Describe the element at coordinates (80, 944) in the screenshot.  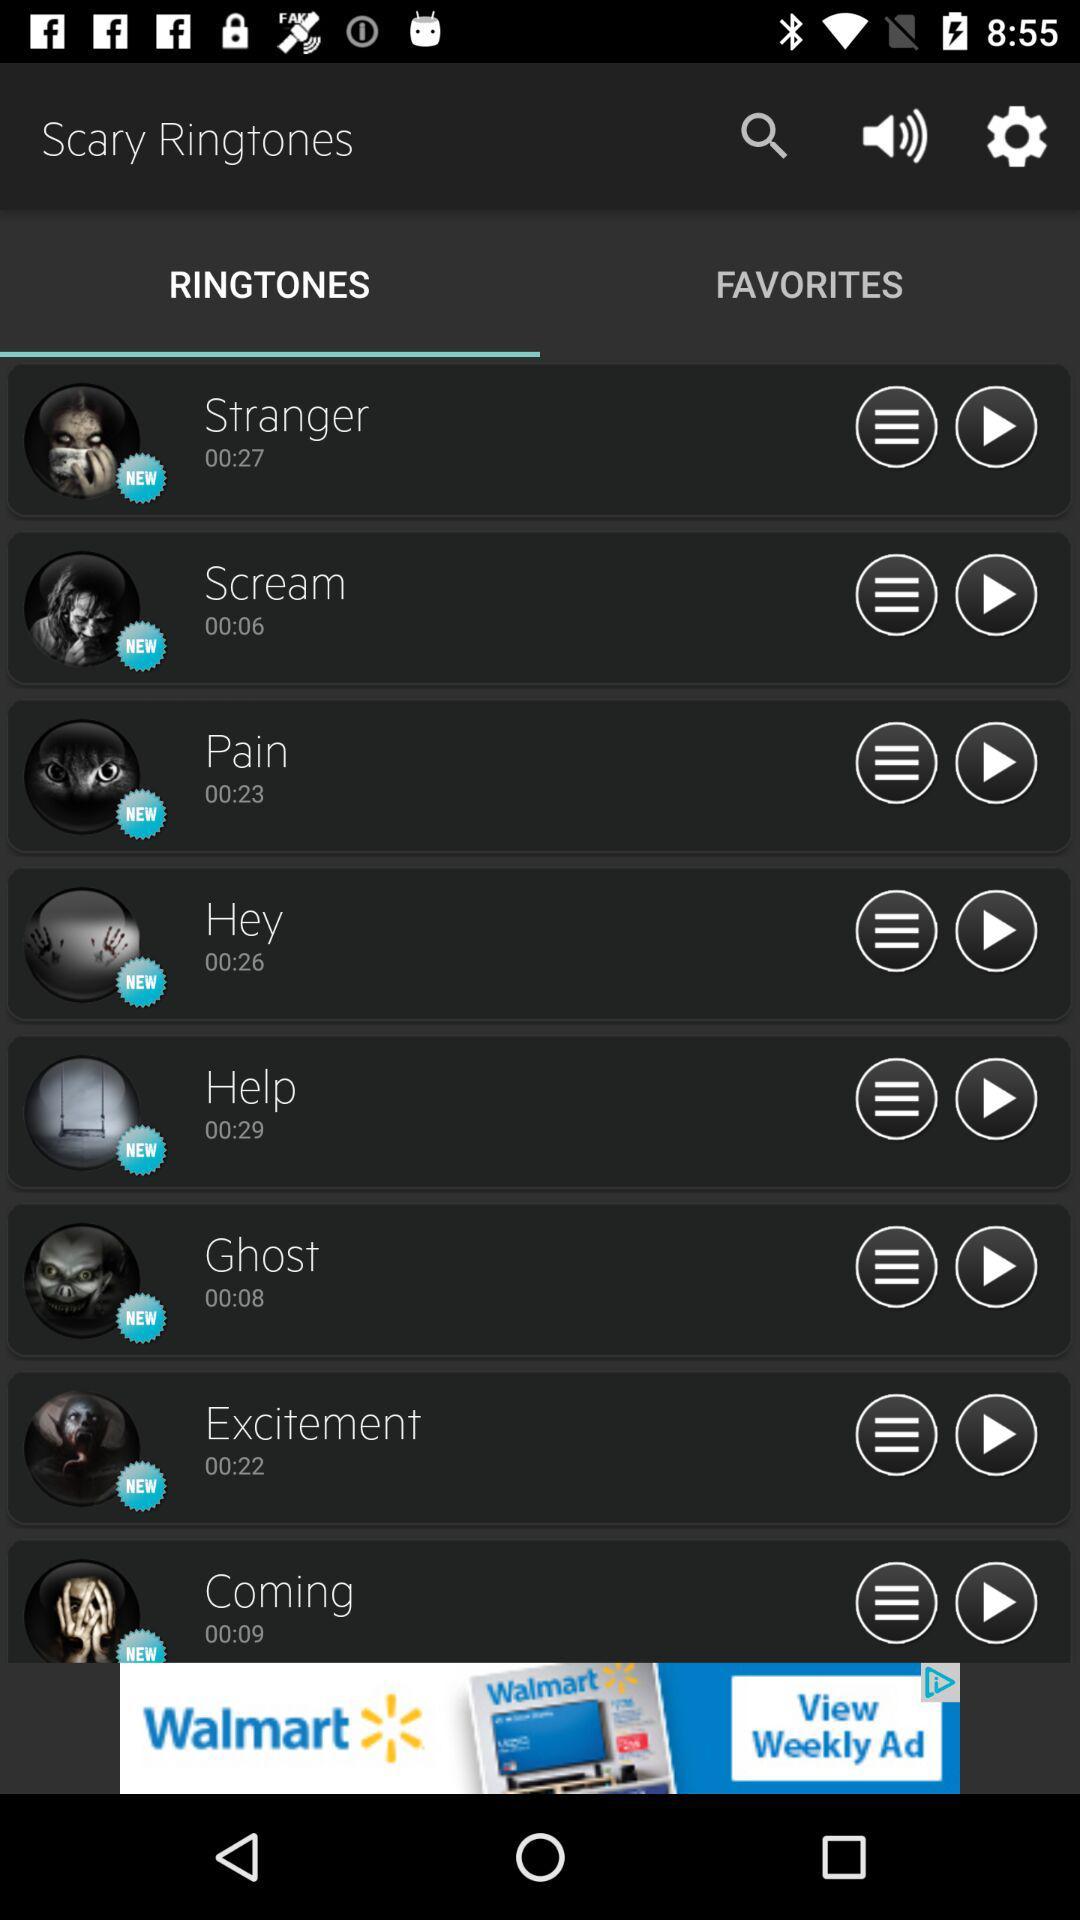
I see `click image` at that location.